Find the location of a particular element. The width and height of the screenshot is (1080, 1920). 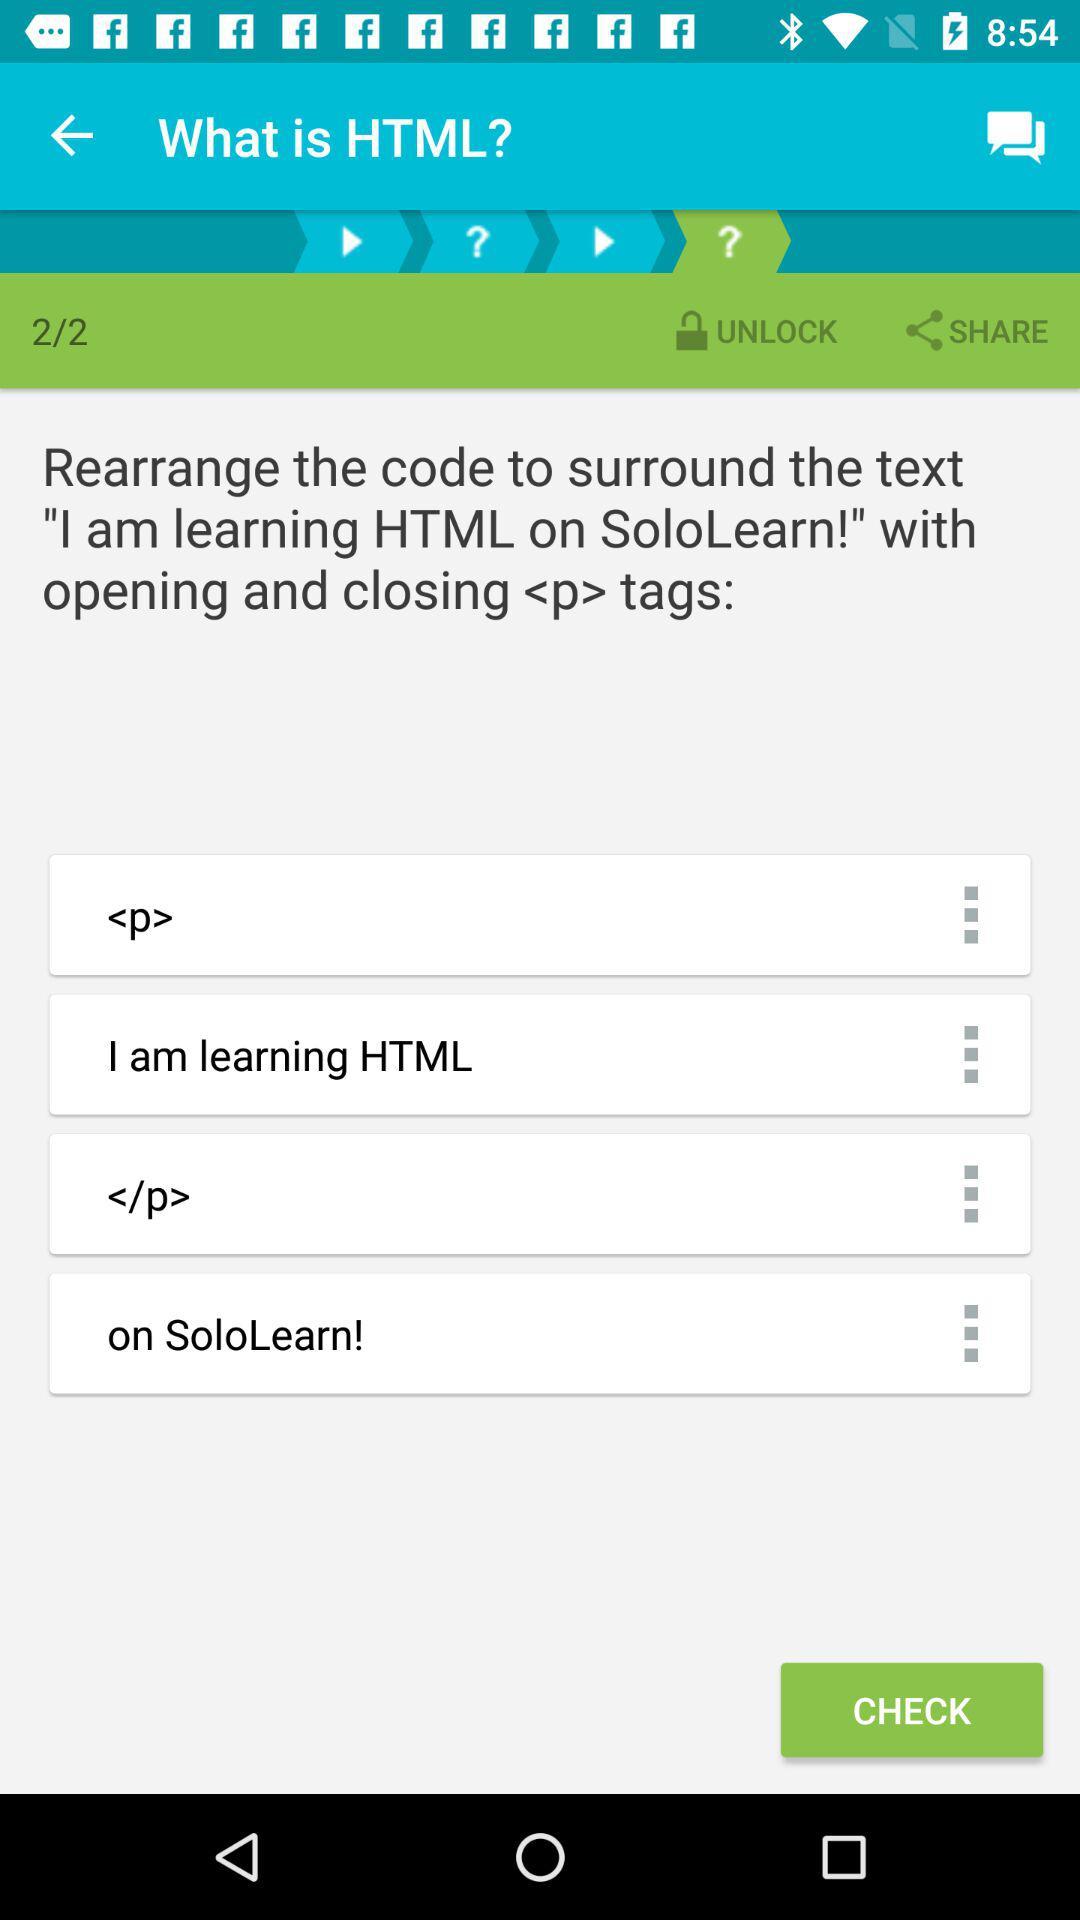

the button which is below the button i am learning html is located at coordinates (540, 1194).